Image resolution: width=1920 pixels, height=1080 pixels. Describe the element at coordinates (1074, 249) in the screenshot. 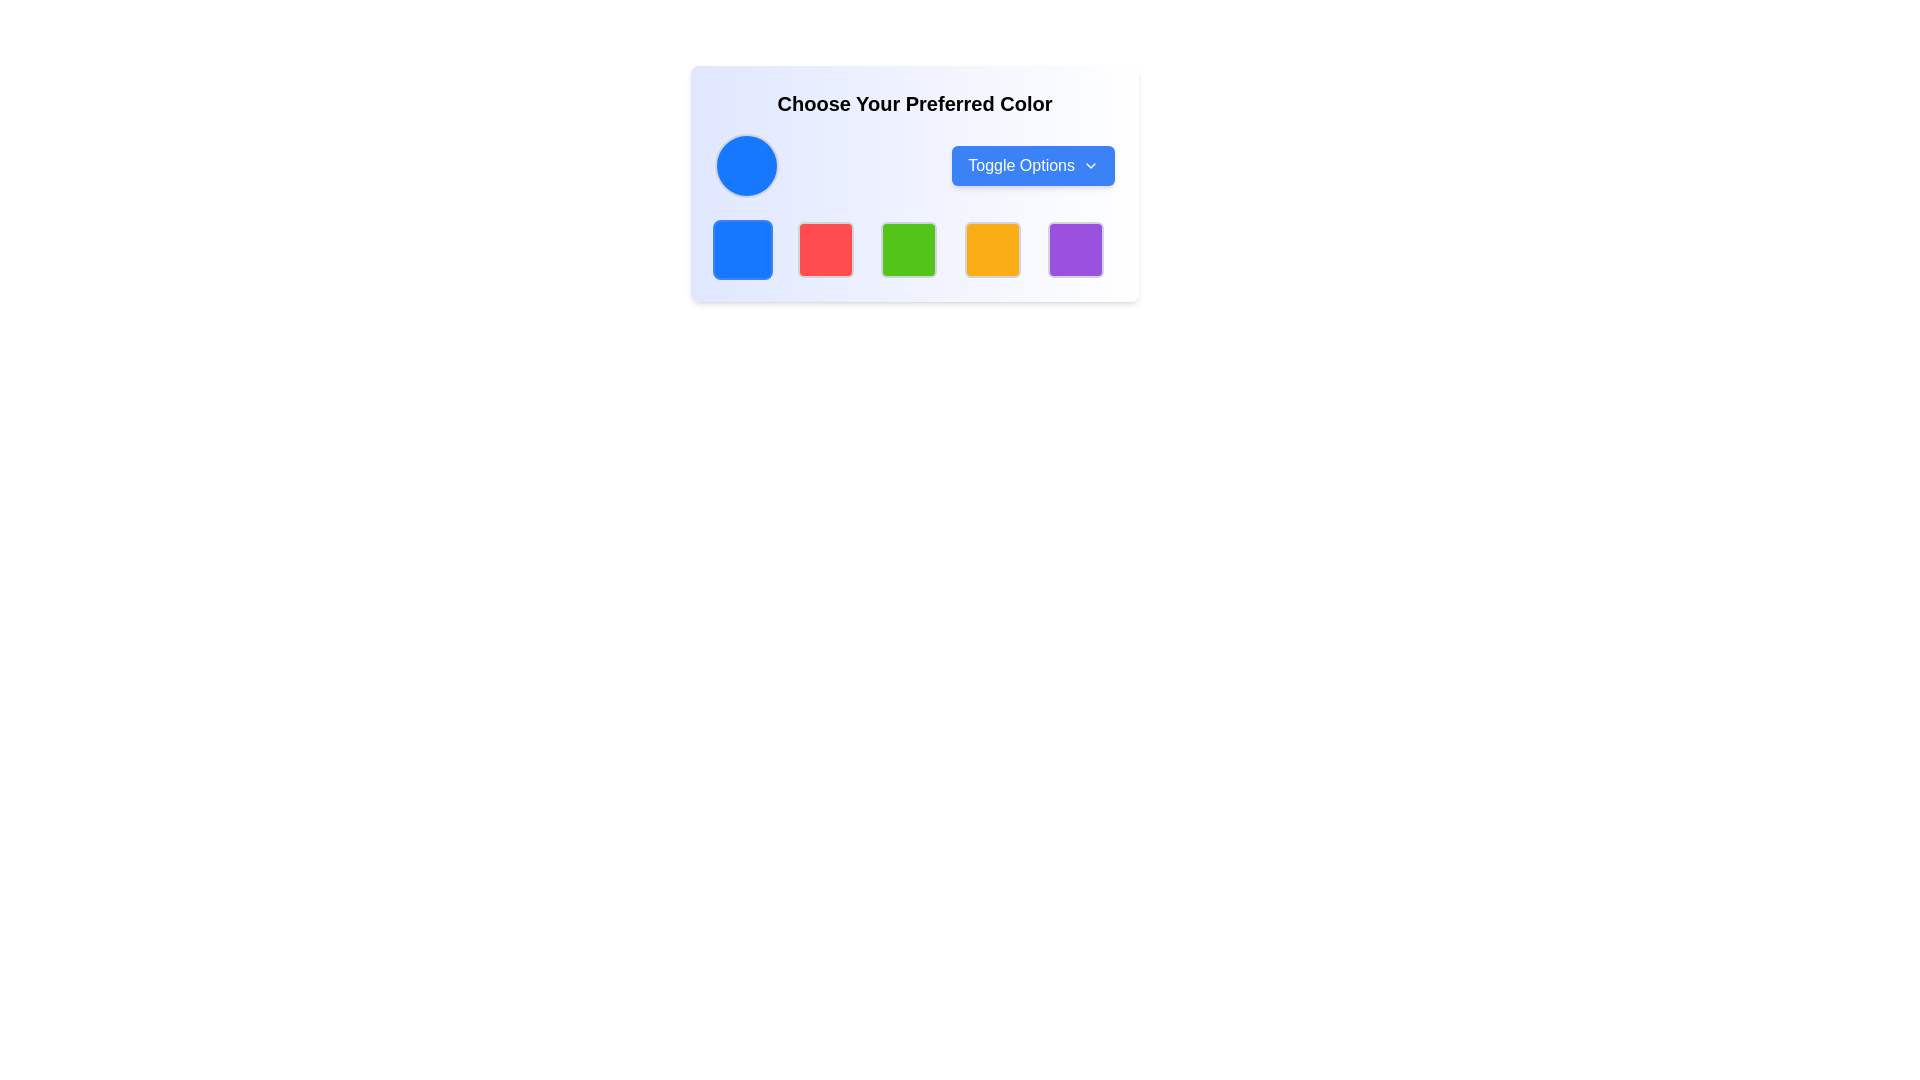

I see `the fifth color picker option, which is a square-shaped element with a purple background and gray border` at that location.